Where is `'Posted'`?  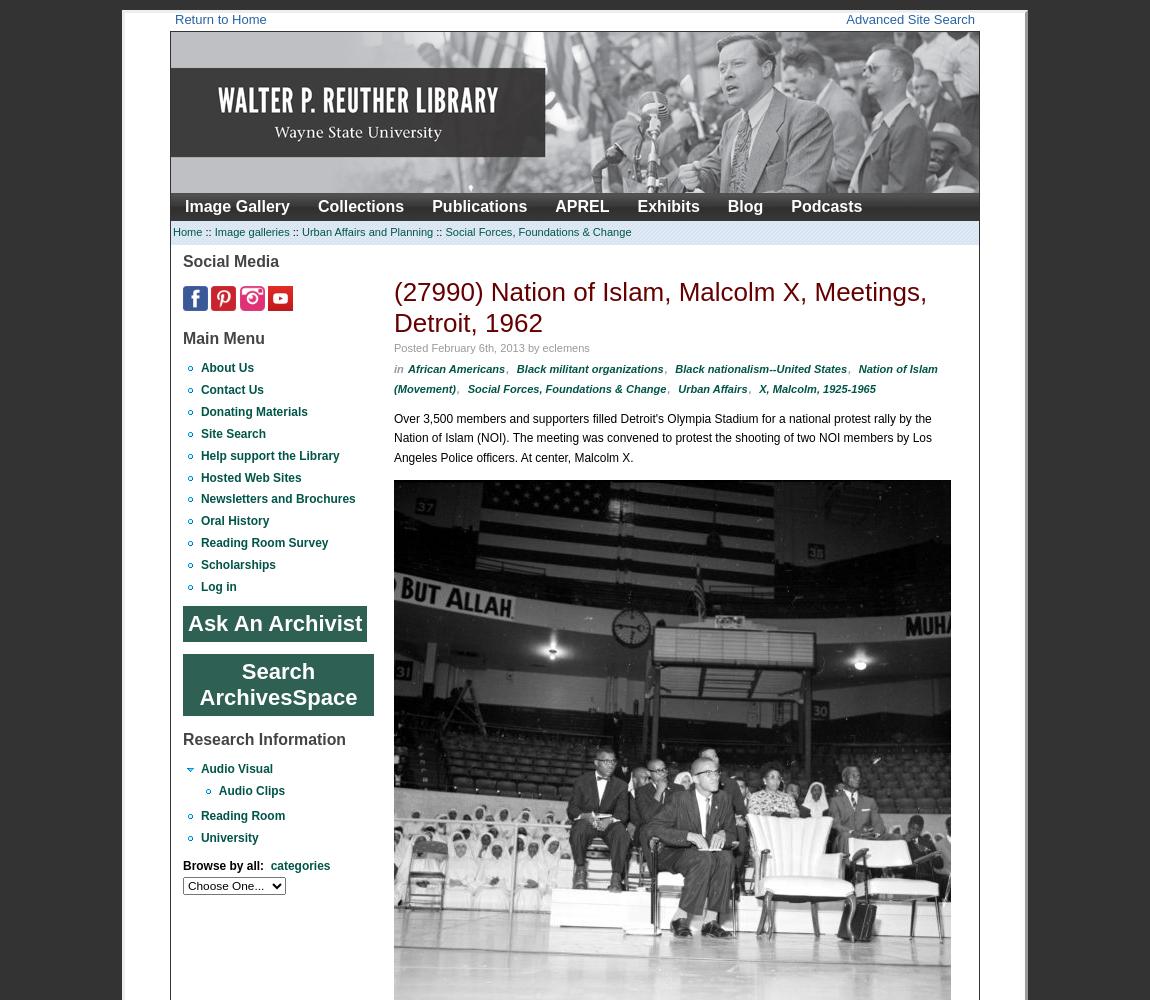
'Posted' is located at coordinates (412, 347).